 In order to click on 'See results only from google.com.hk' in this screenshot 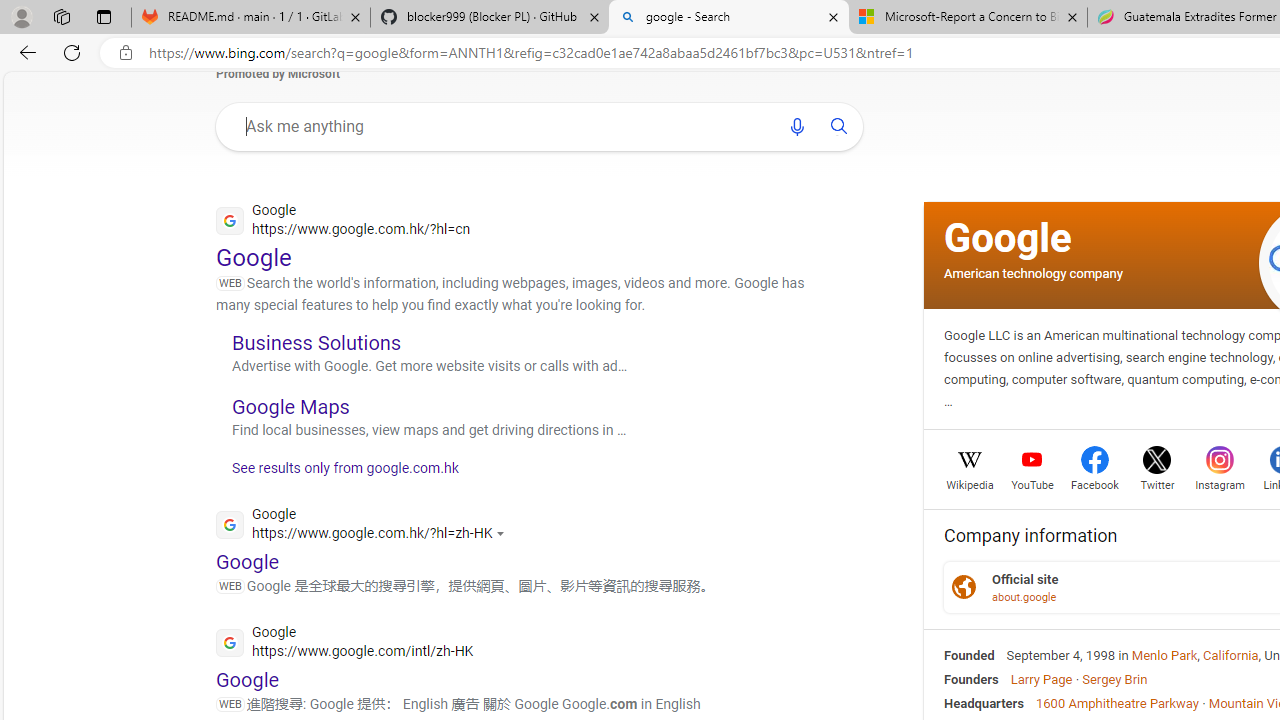, I will do `click(337, 473)`.